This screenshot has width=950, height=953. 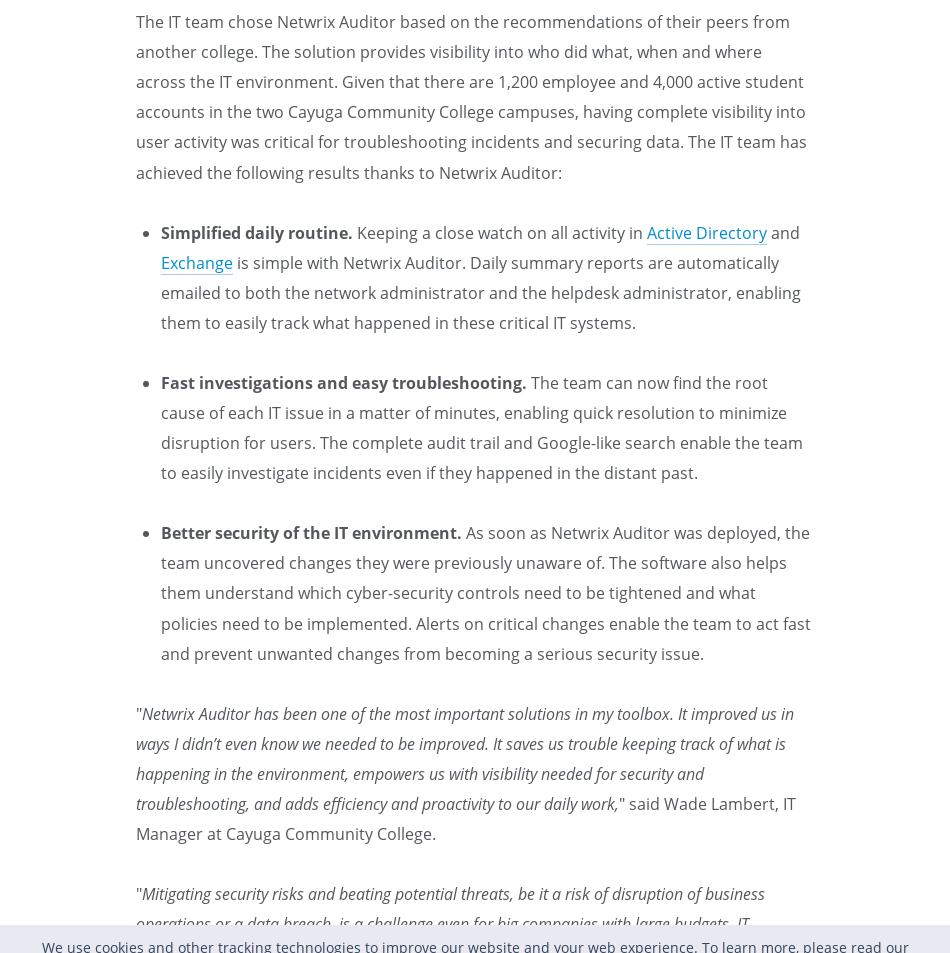 What do you see at coordinates (486, 592) in the screenshot?
I see `'As soon as Netwrix Auditor was deployed, the team uncovered changes they were previously unaware of. The software also helps them understand which cyber-security controls need to be tightened and what policies need to be implemented. Alerts on critical changes enable the team to act fast and prevent unwanted changes from becoming a serious security issue.'` at bounding box center [486, 592].